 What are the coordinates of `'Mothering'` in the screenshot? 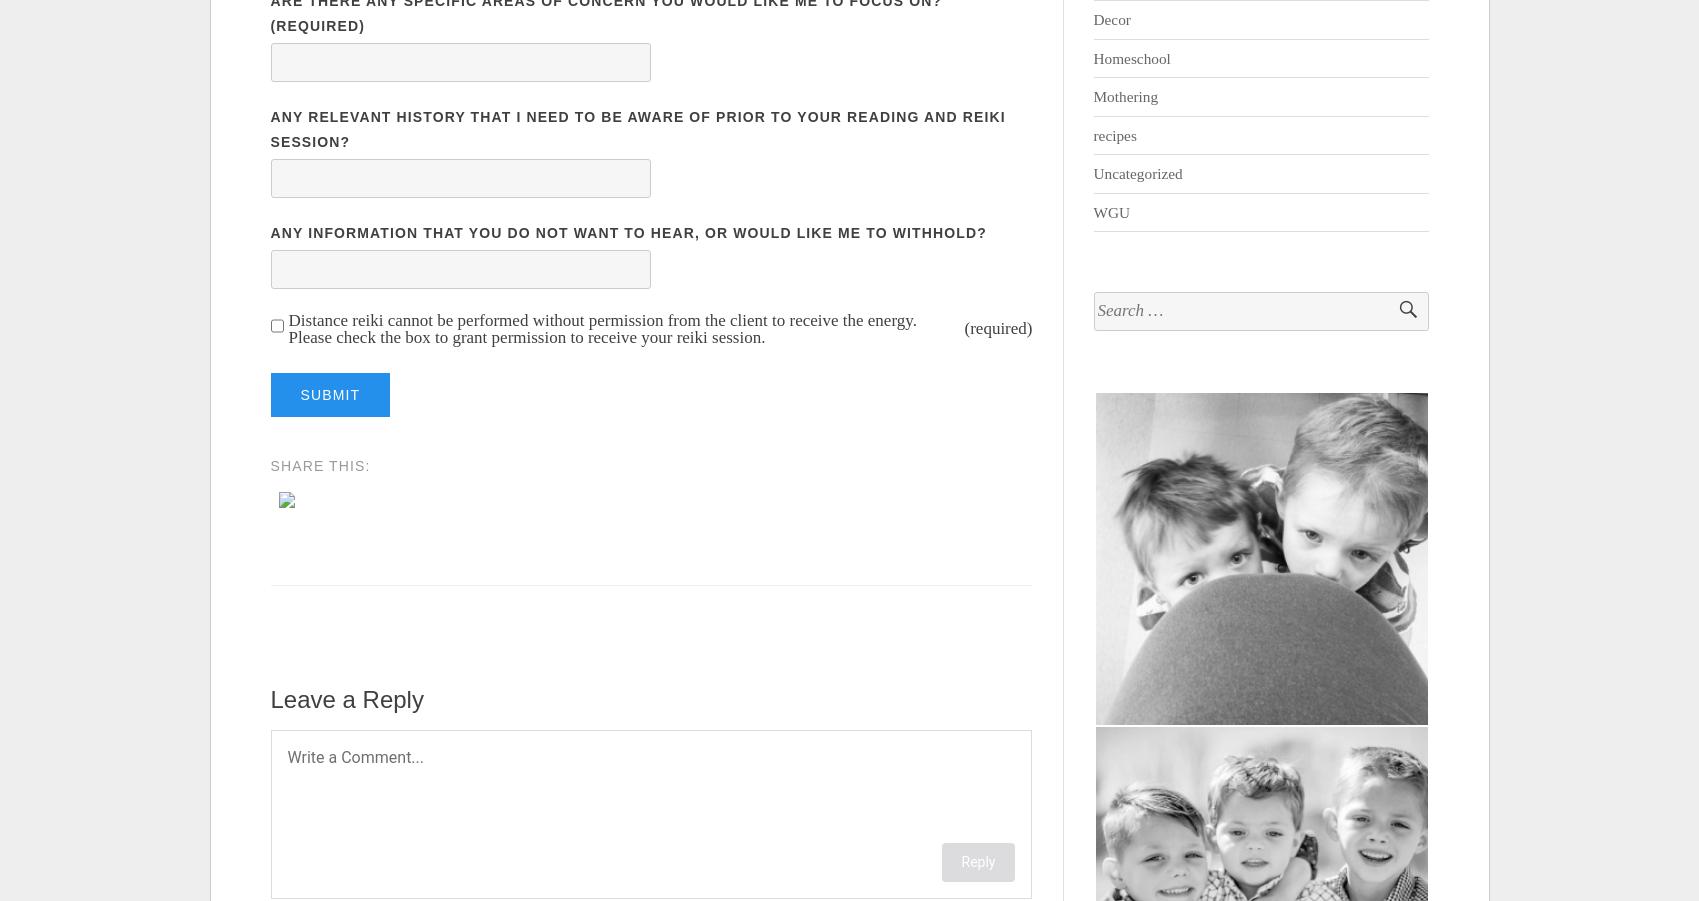 It's located at (1124, 96).